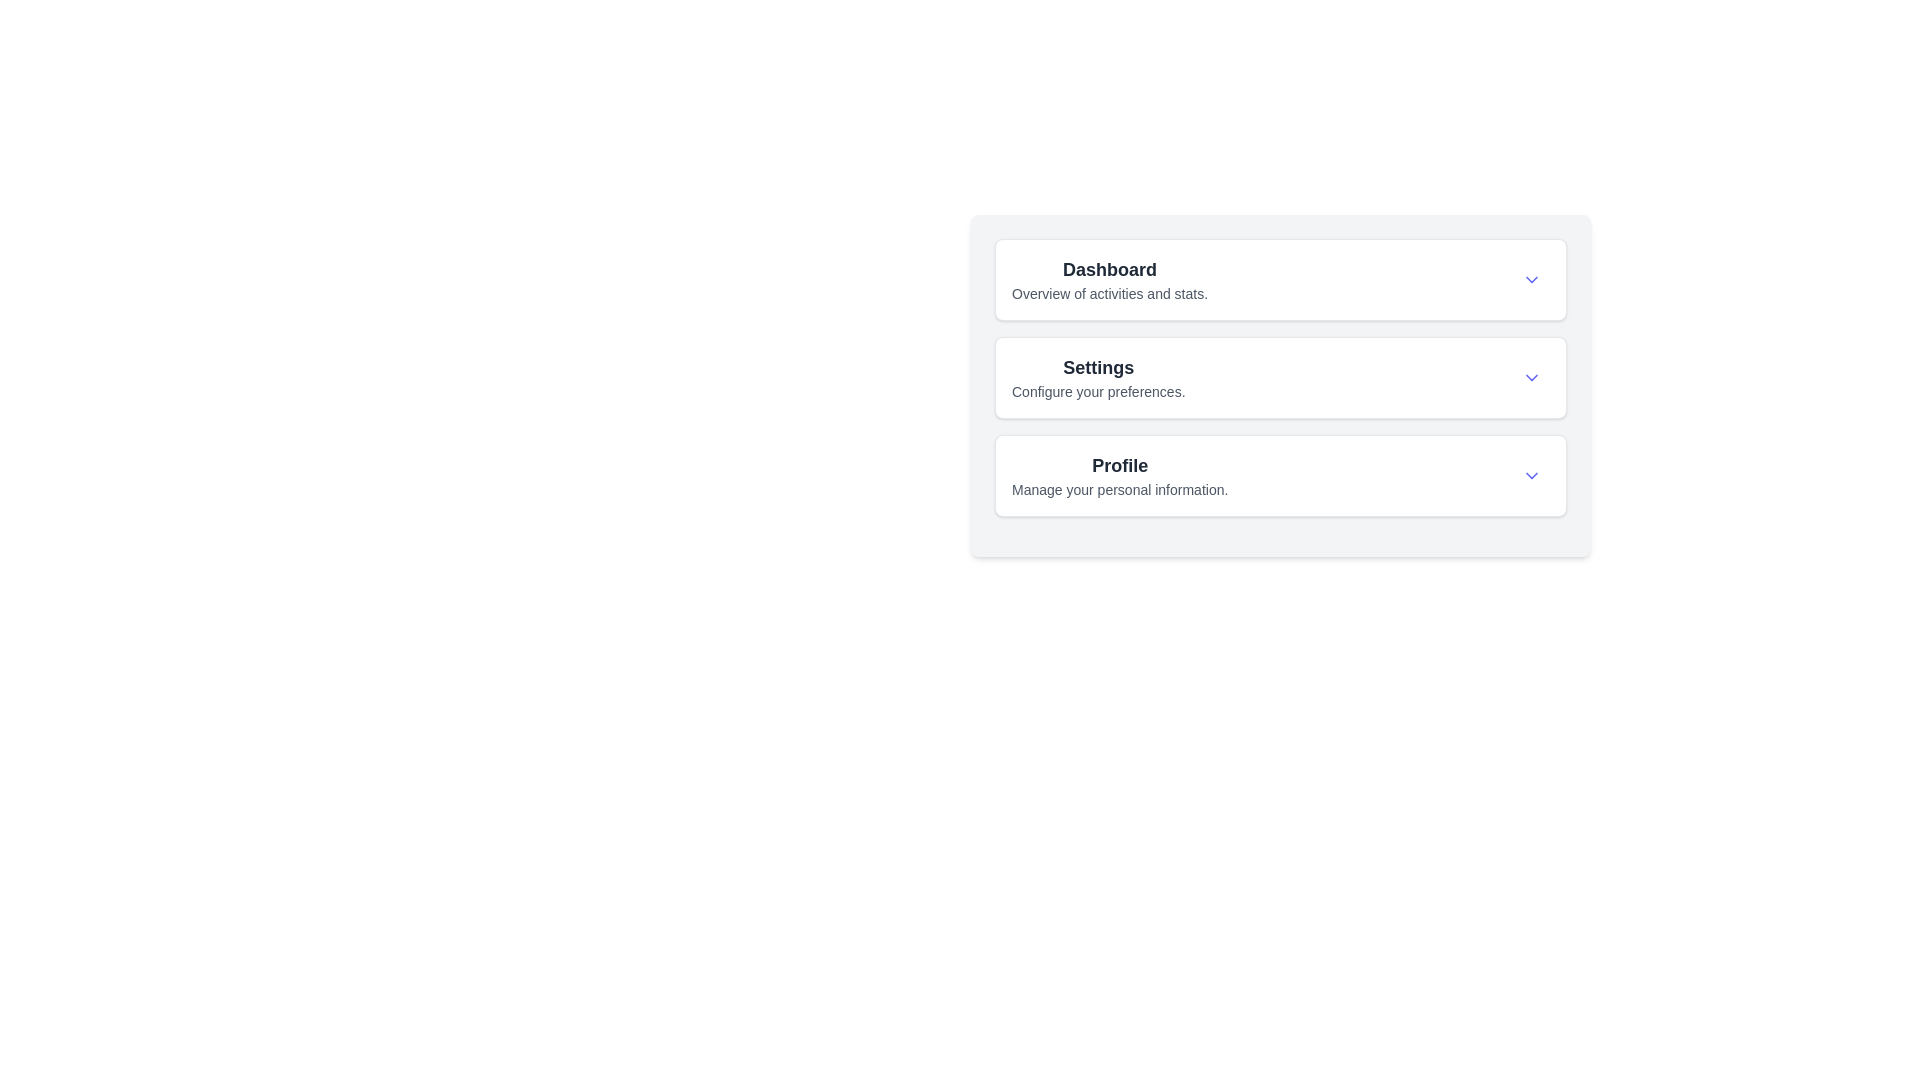 The image size is (1920, 1080). I want to click on the 'Profile' label and description element, which is the third option in the vertical navigation panel, following 'Dashboard' and 'Settings', so click(1120, 475).